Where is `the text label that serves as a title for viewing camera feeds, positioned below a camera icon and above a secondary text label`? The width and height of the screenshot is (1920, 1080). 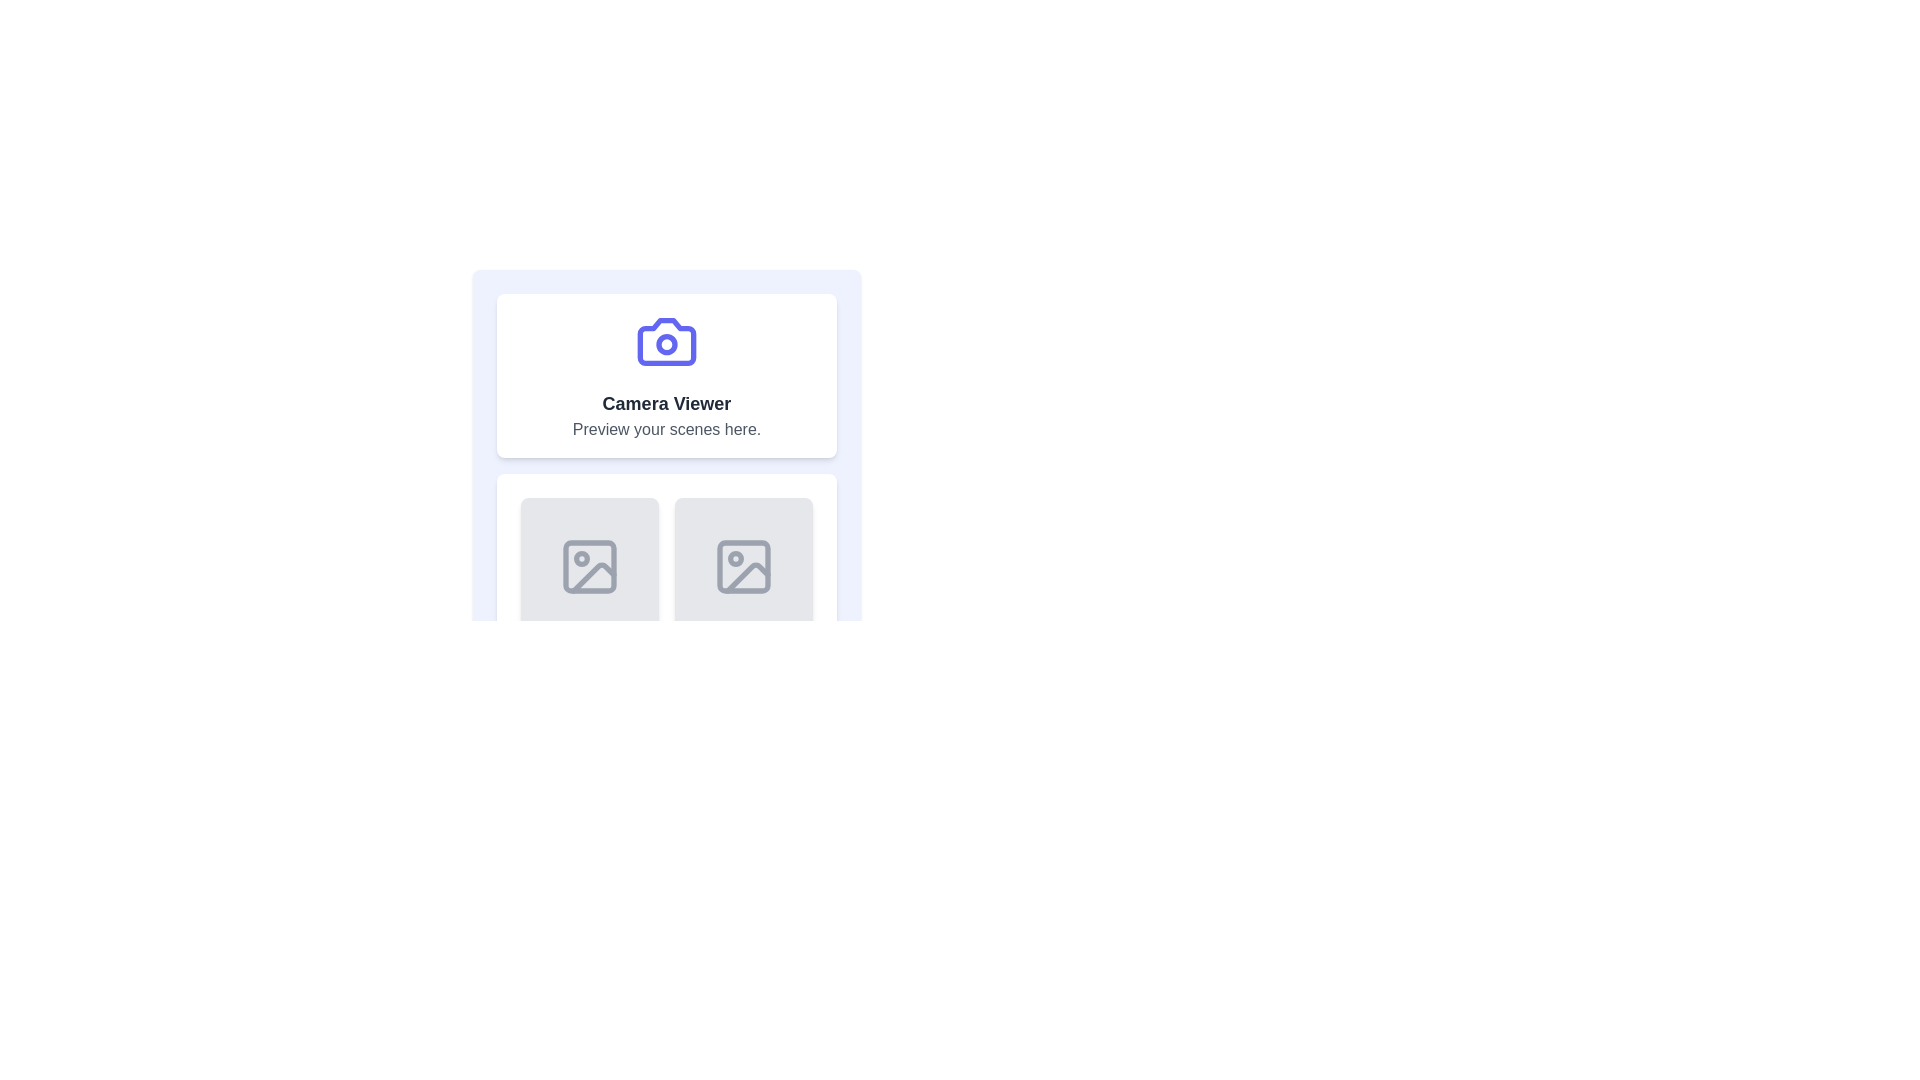
the text label that serves as a title for viewing camera feeds, positioned below a camera icon and above a secondary text label is located at coordinates (667, 404).